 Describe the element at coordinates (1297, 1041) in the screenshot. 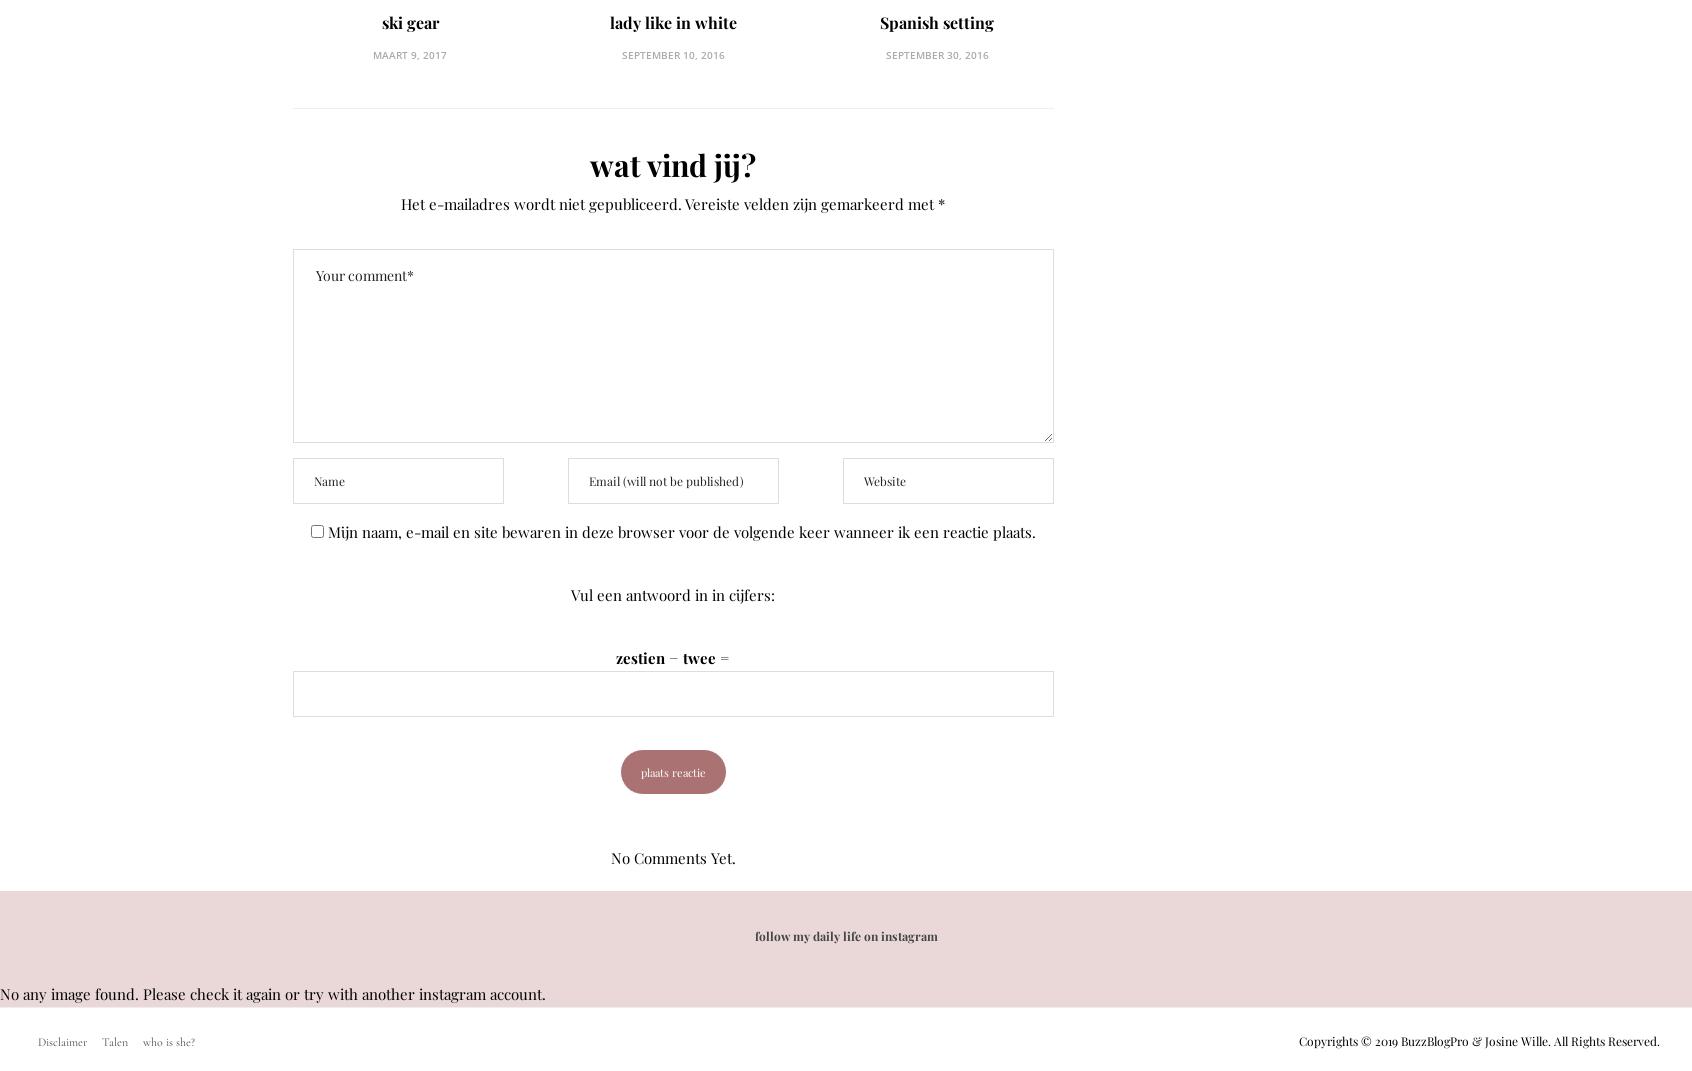

I see `'Copyrights © 2019 BuzzBlogPro & Josine Wille. All Rights Reserved.'` at that location.